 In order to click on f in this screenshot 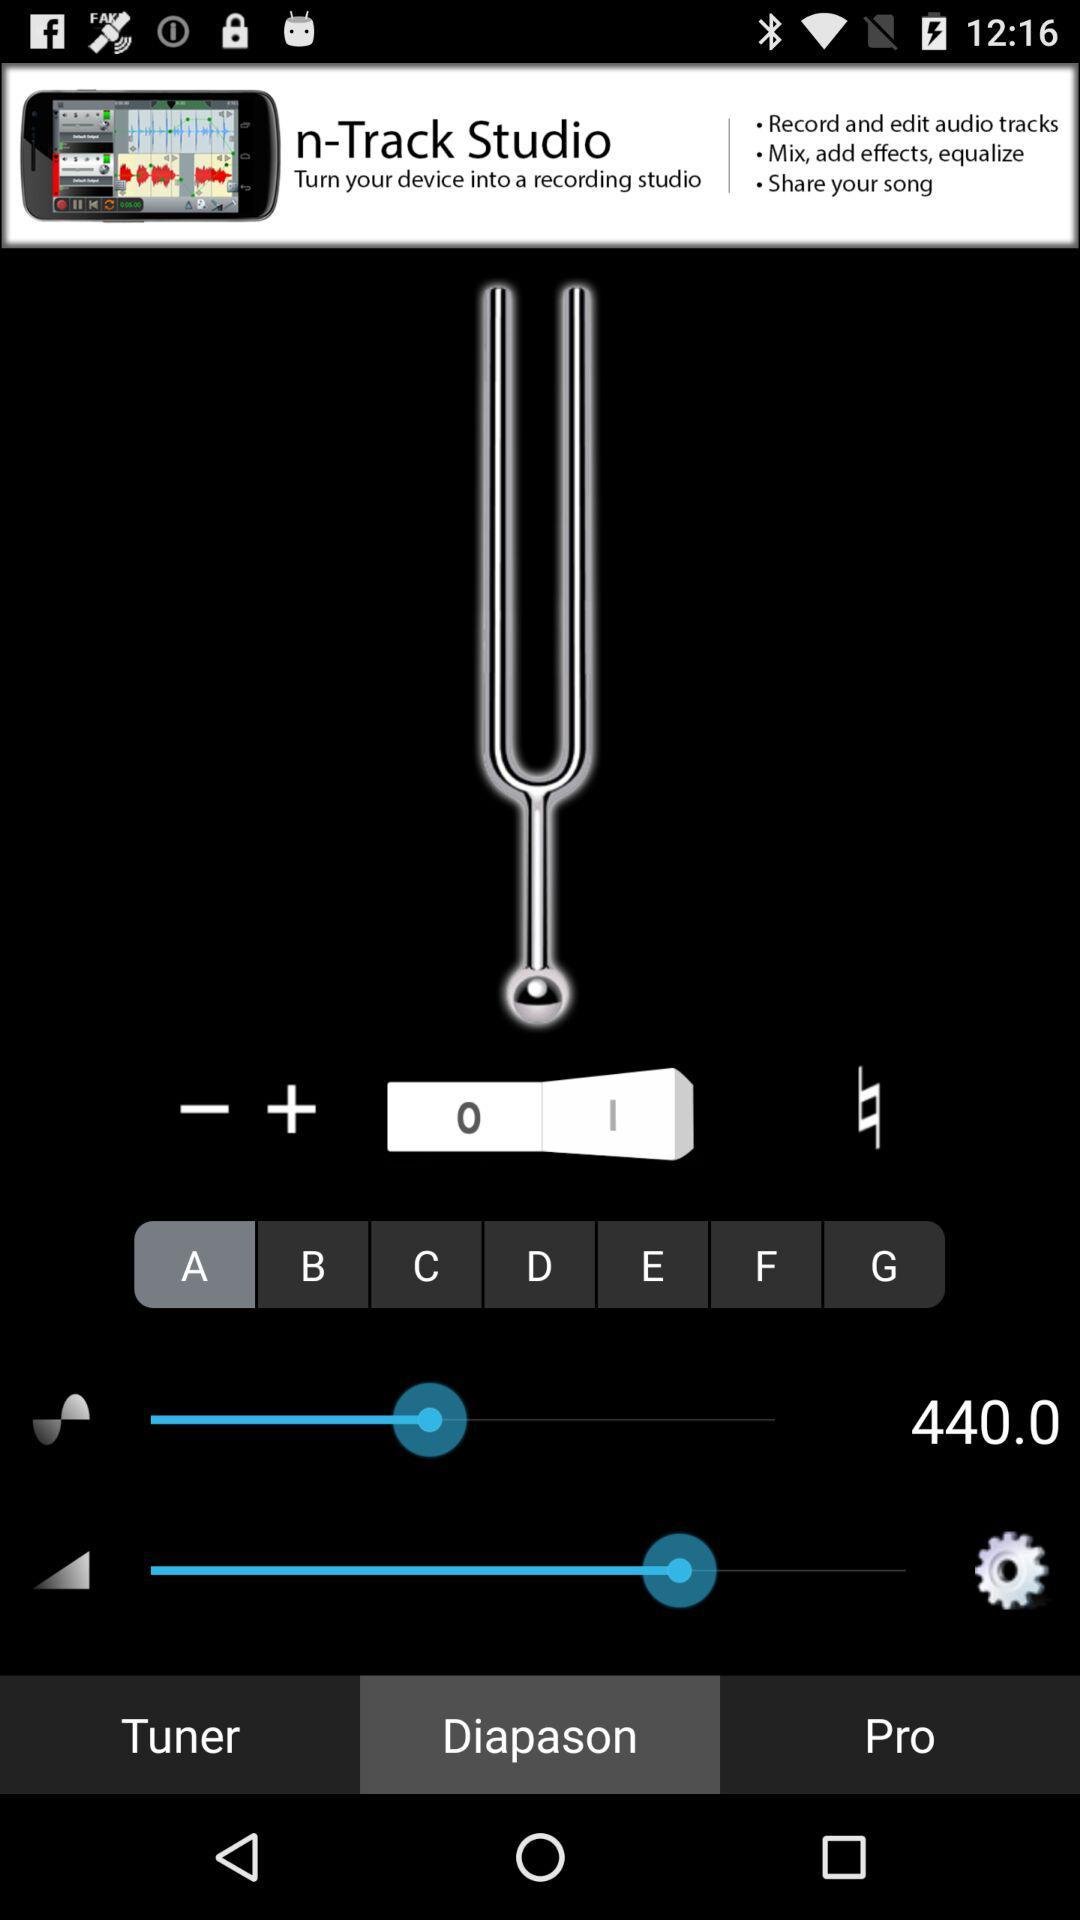, I will do `click(765, 1263)`.